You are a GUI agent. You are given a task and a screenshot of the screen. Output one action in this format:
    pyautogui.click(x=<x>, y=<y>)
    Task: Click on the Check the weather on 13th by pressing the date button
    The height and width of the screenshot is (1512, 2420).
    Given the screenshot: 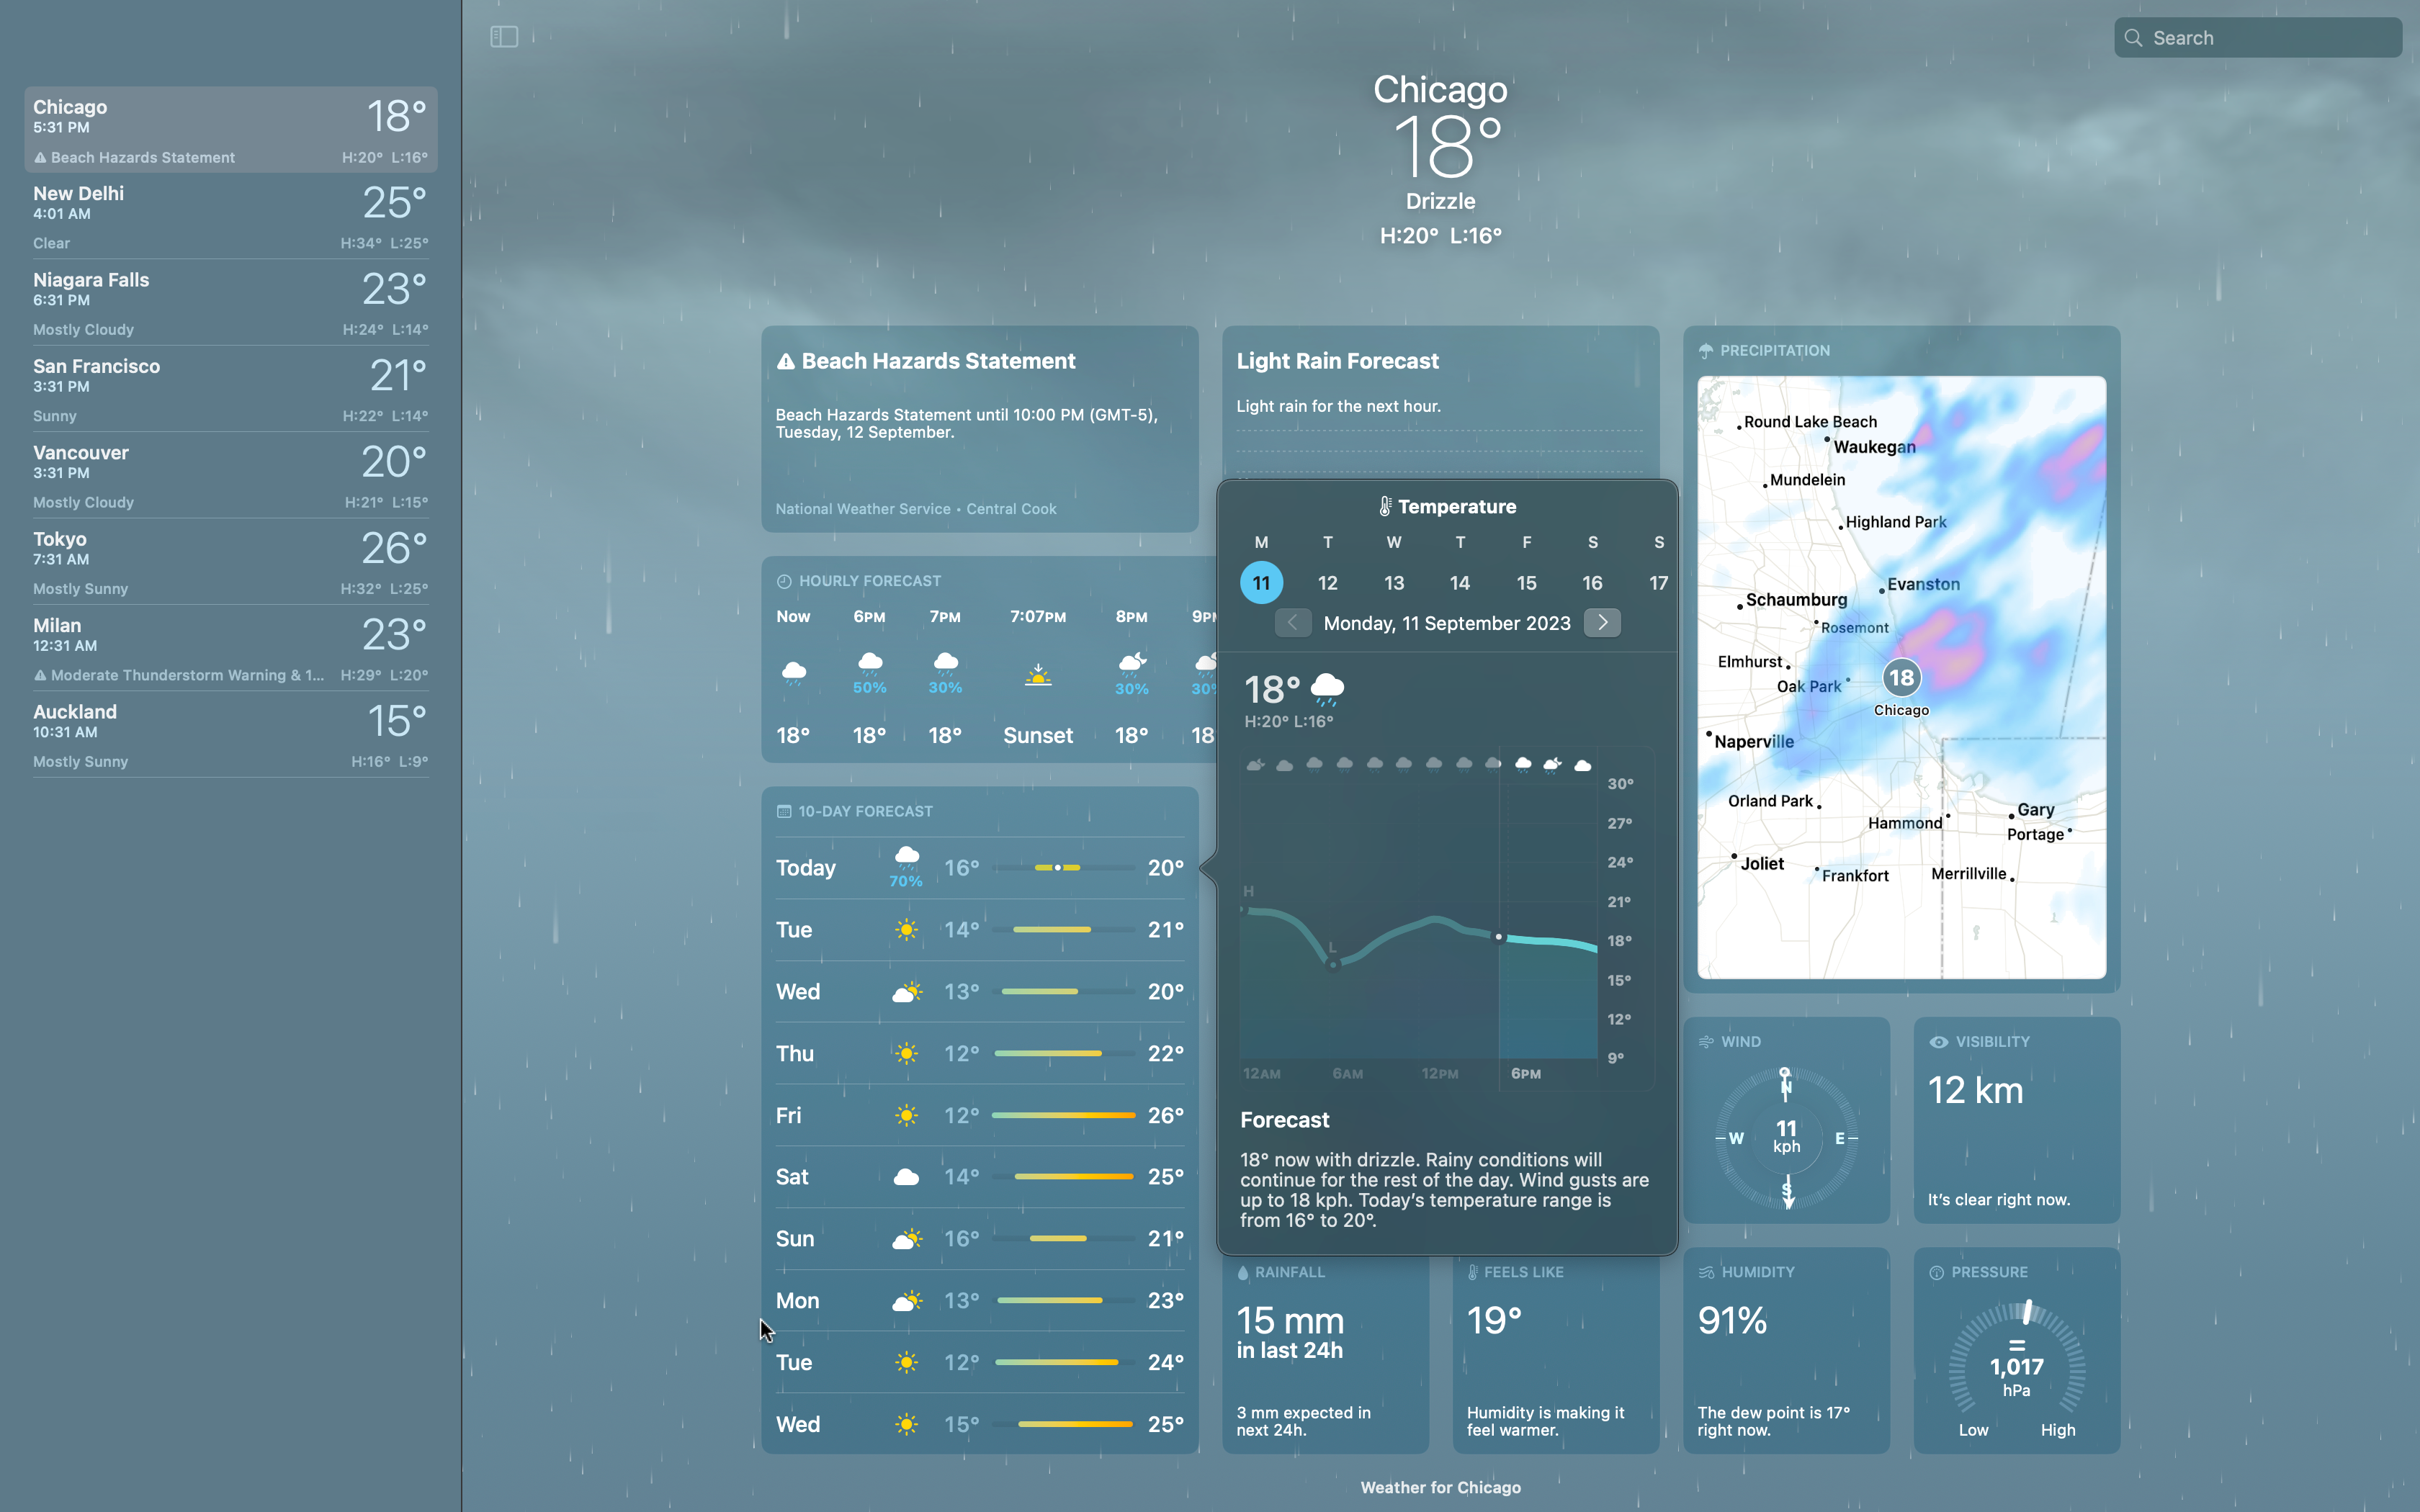 What is the action you would take?
    pyautogui.click(x=1395, y=581)
    